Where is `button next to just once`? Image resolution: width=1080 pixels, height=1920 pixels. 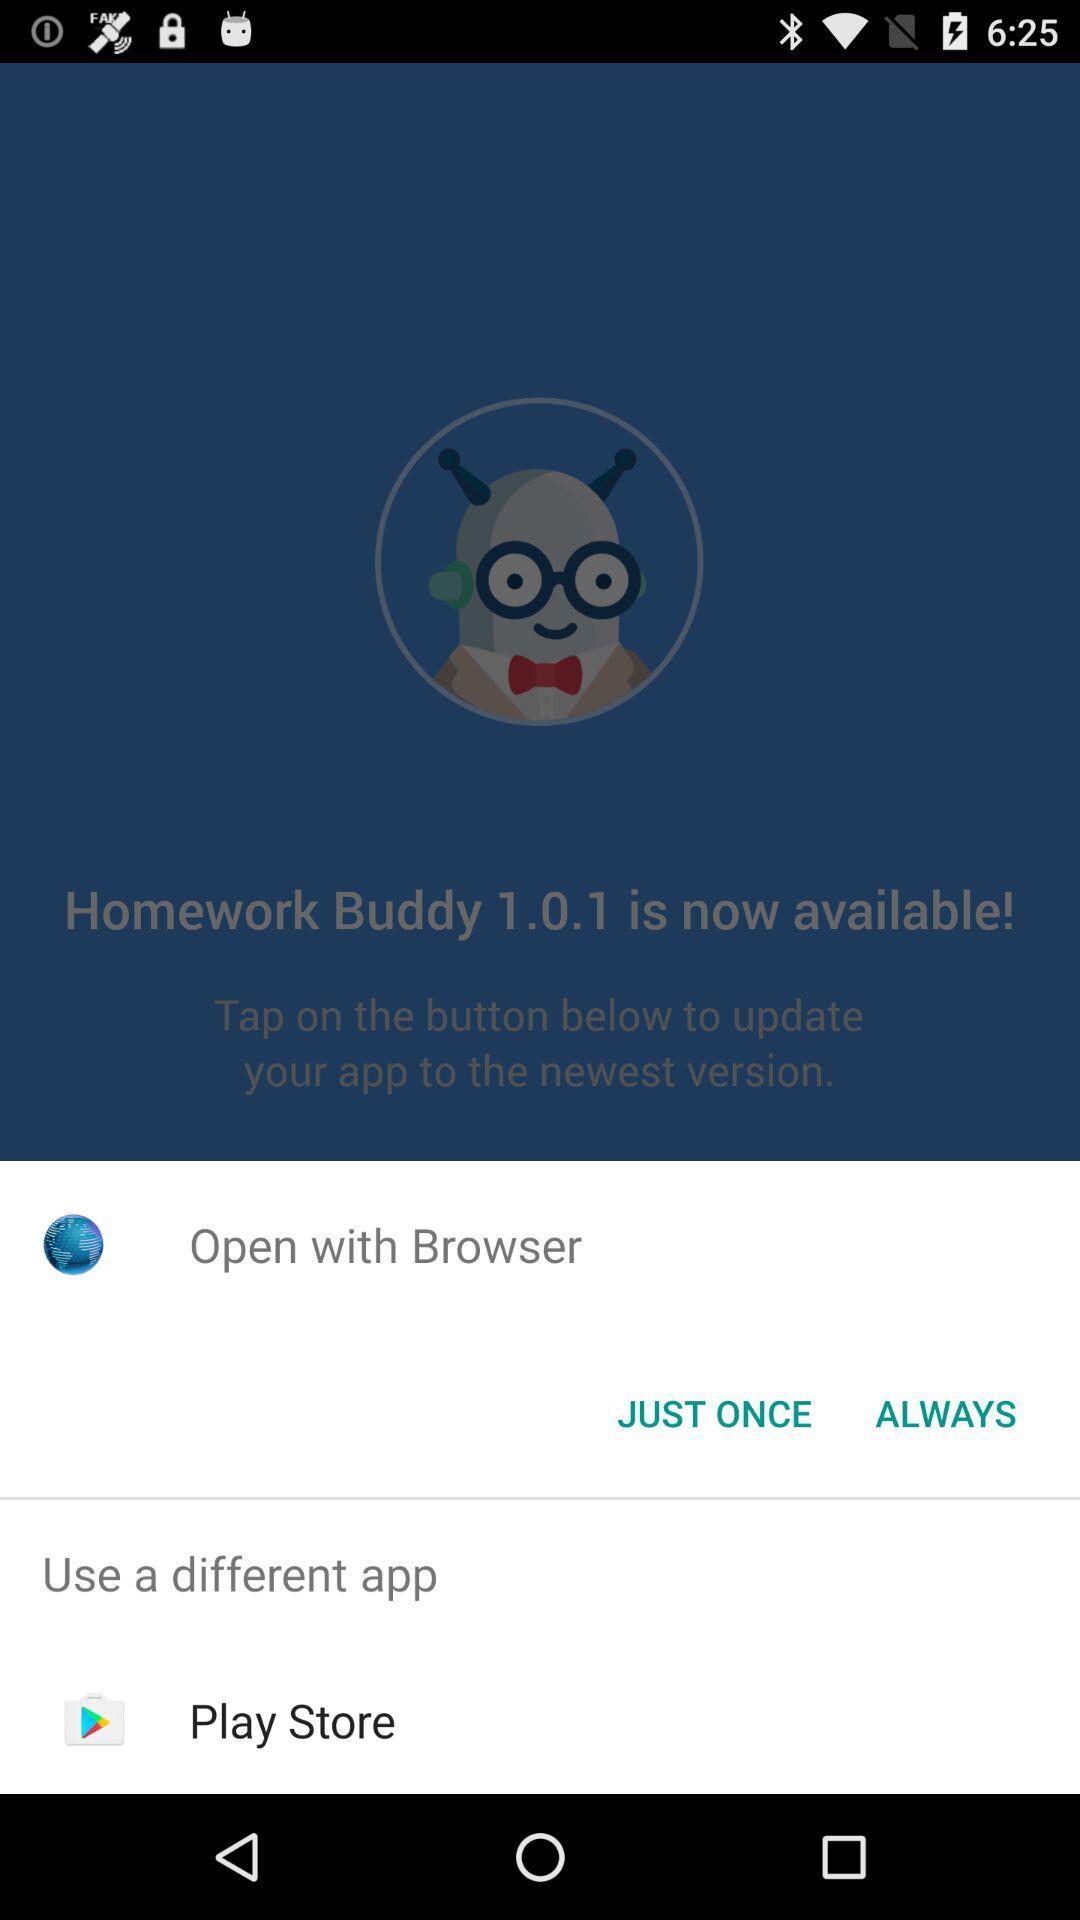 button next to just once is located at coordinates (945, 1411).